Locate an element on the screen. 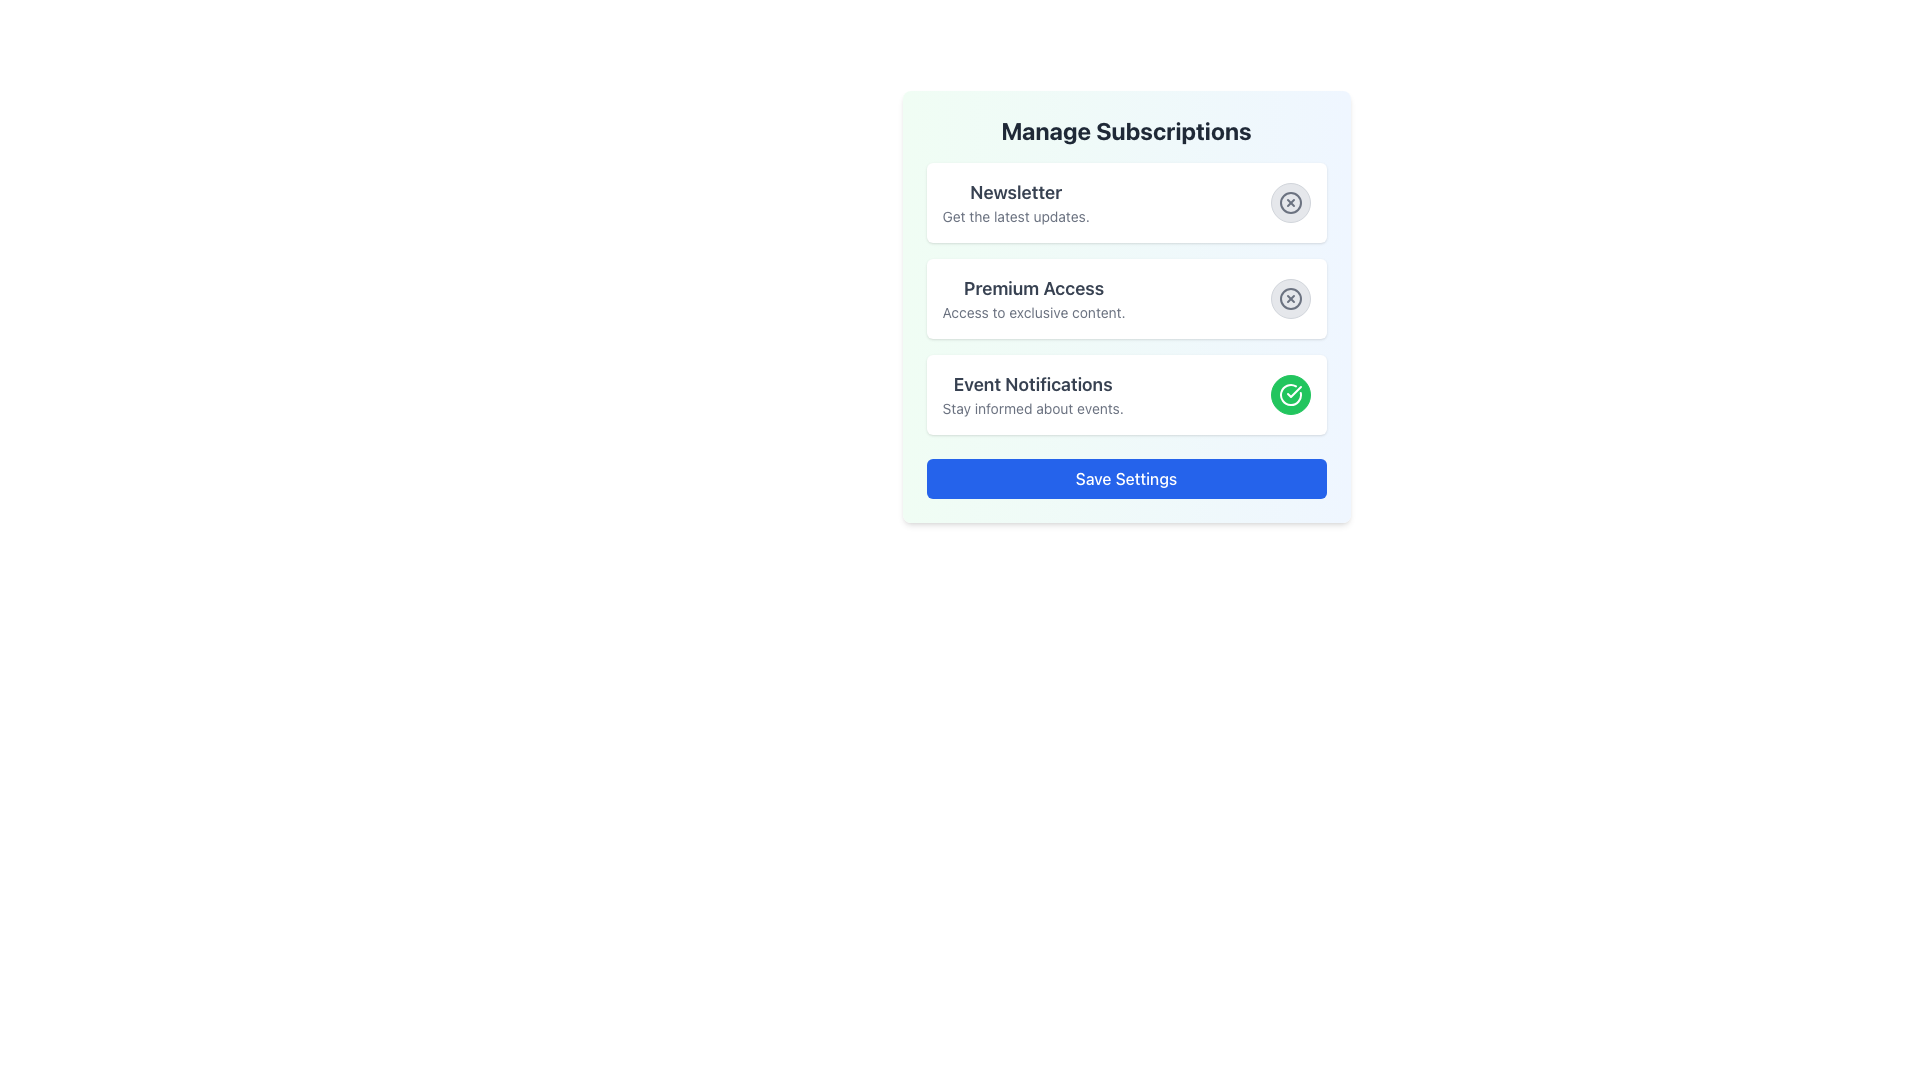 The height and width of the screenshot is (1080, 1920). the icon button is located at coordinates (1290, 203).